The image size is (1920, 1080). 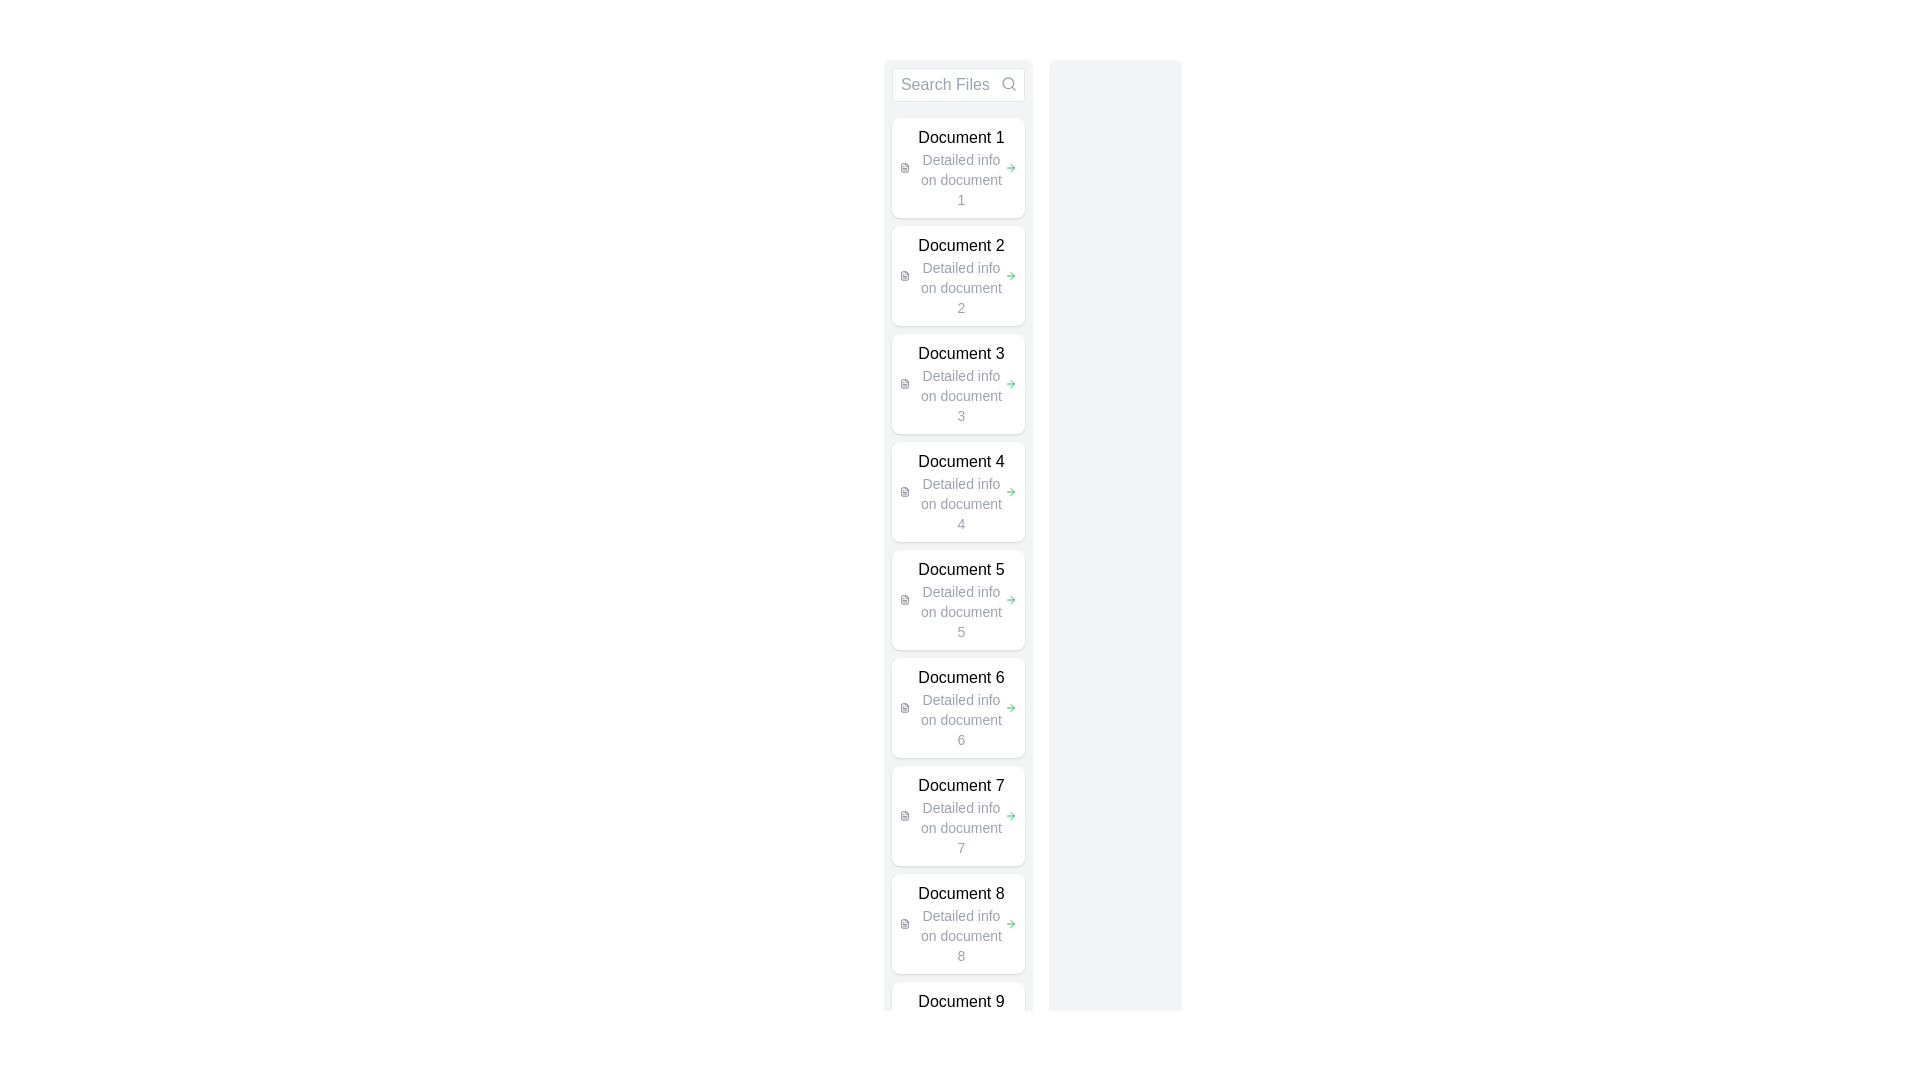 I want to click on the text label 'Document 1', which serves as the heading for the first document in a vertical list interface, so click(x=961, y=137).